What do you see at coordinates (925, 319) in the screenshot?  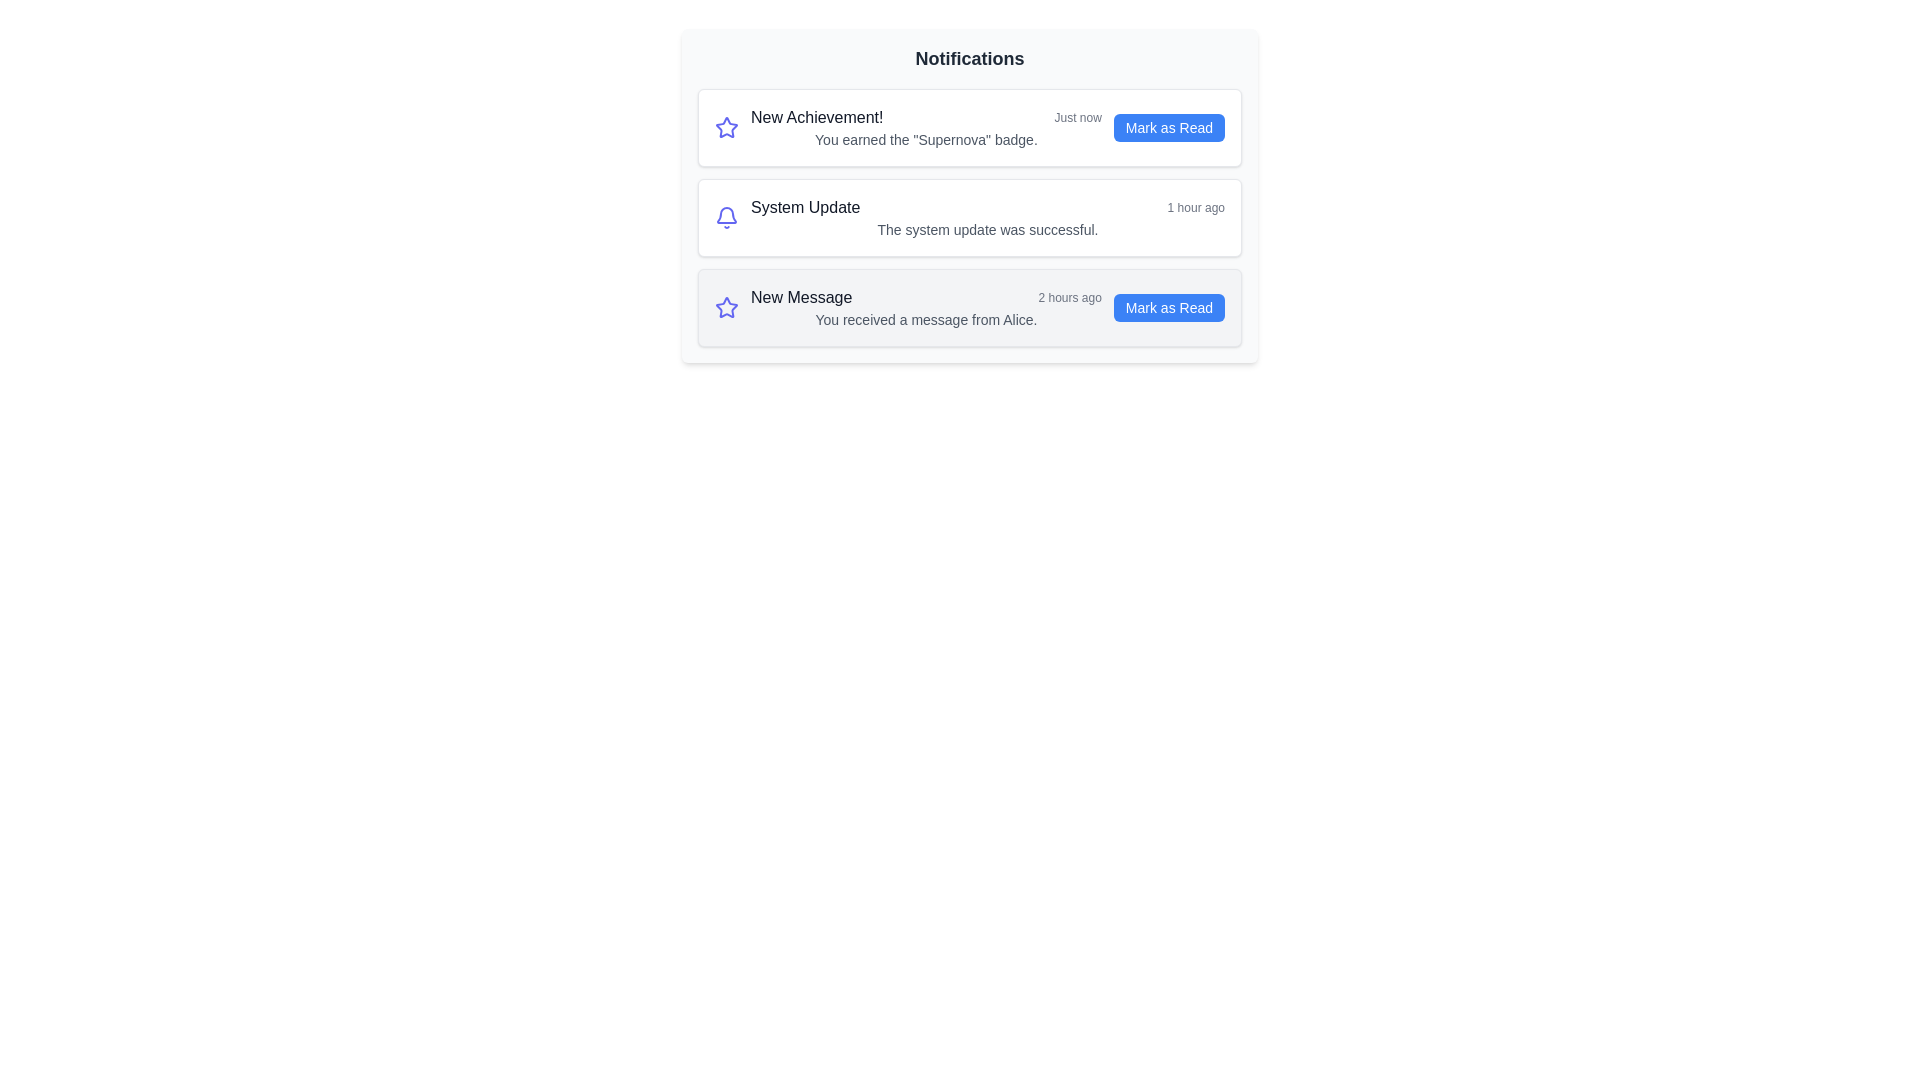 I see `the text notification message that reads 'You received a message from Alice.' which is styled in gray and located below the 'New Message' title in the third notification section` at bounding box center [925, 319].